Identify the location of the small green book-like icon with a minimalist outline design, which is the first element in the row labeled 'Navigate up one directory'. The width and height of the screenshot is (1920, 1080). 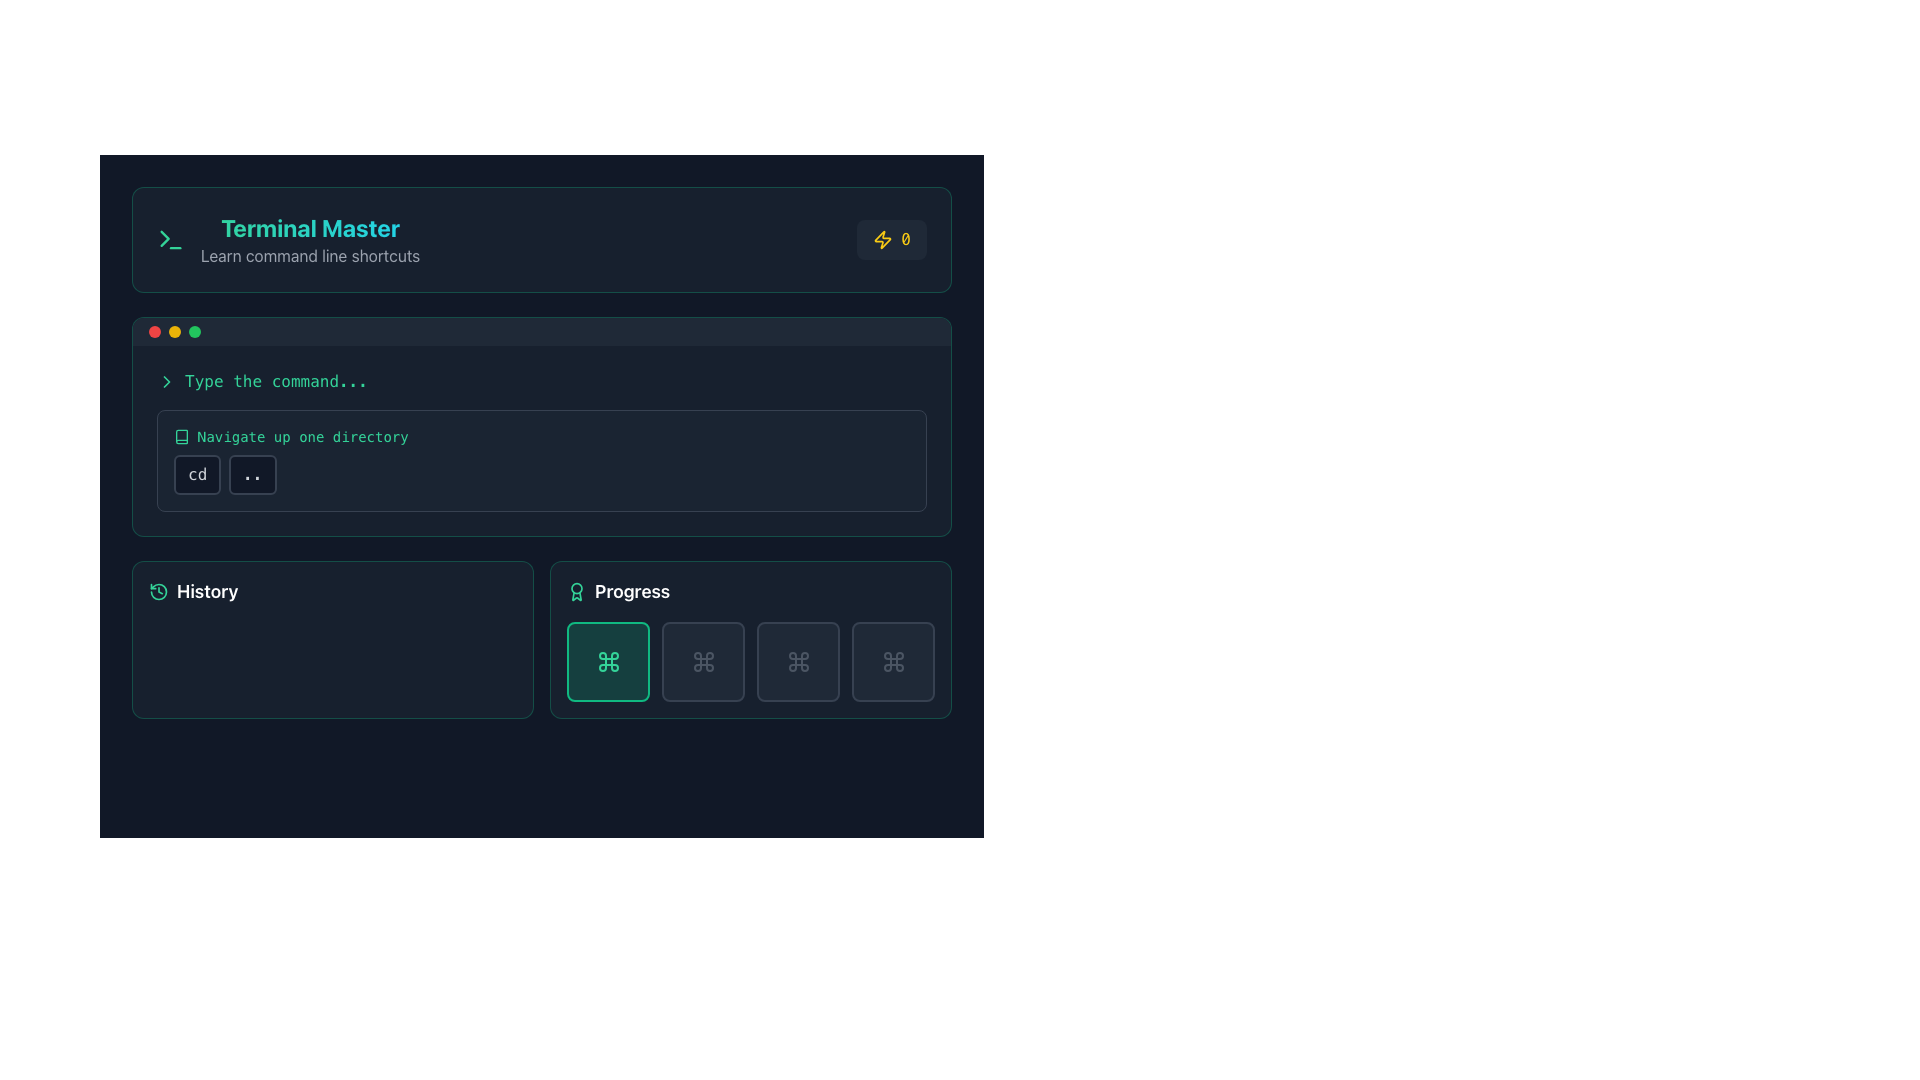
(182, 435).